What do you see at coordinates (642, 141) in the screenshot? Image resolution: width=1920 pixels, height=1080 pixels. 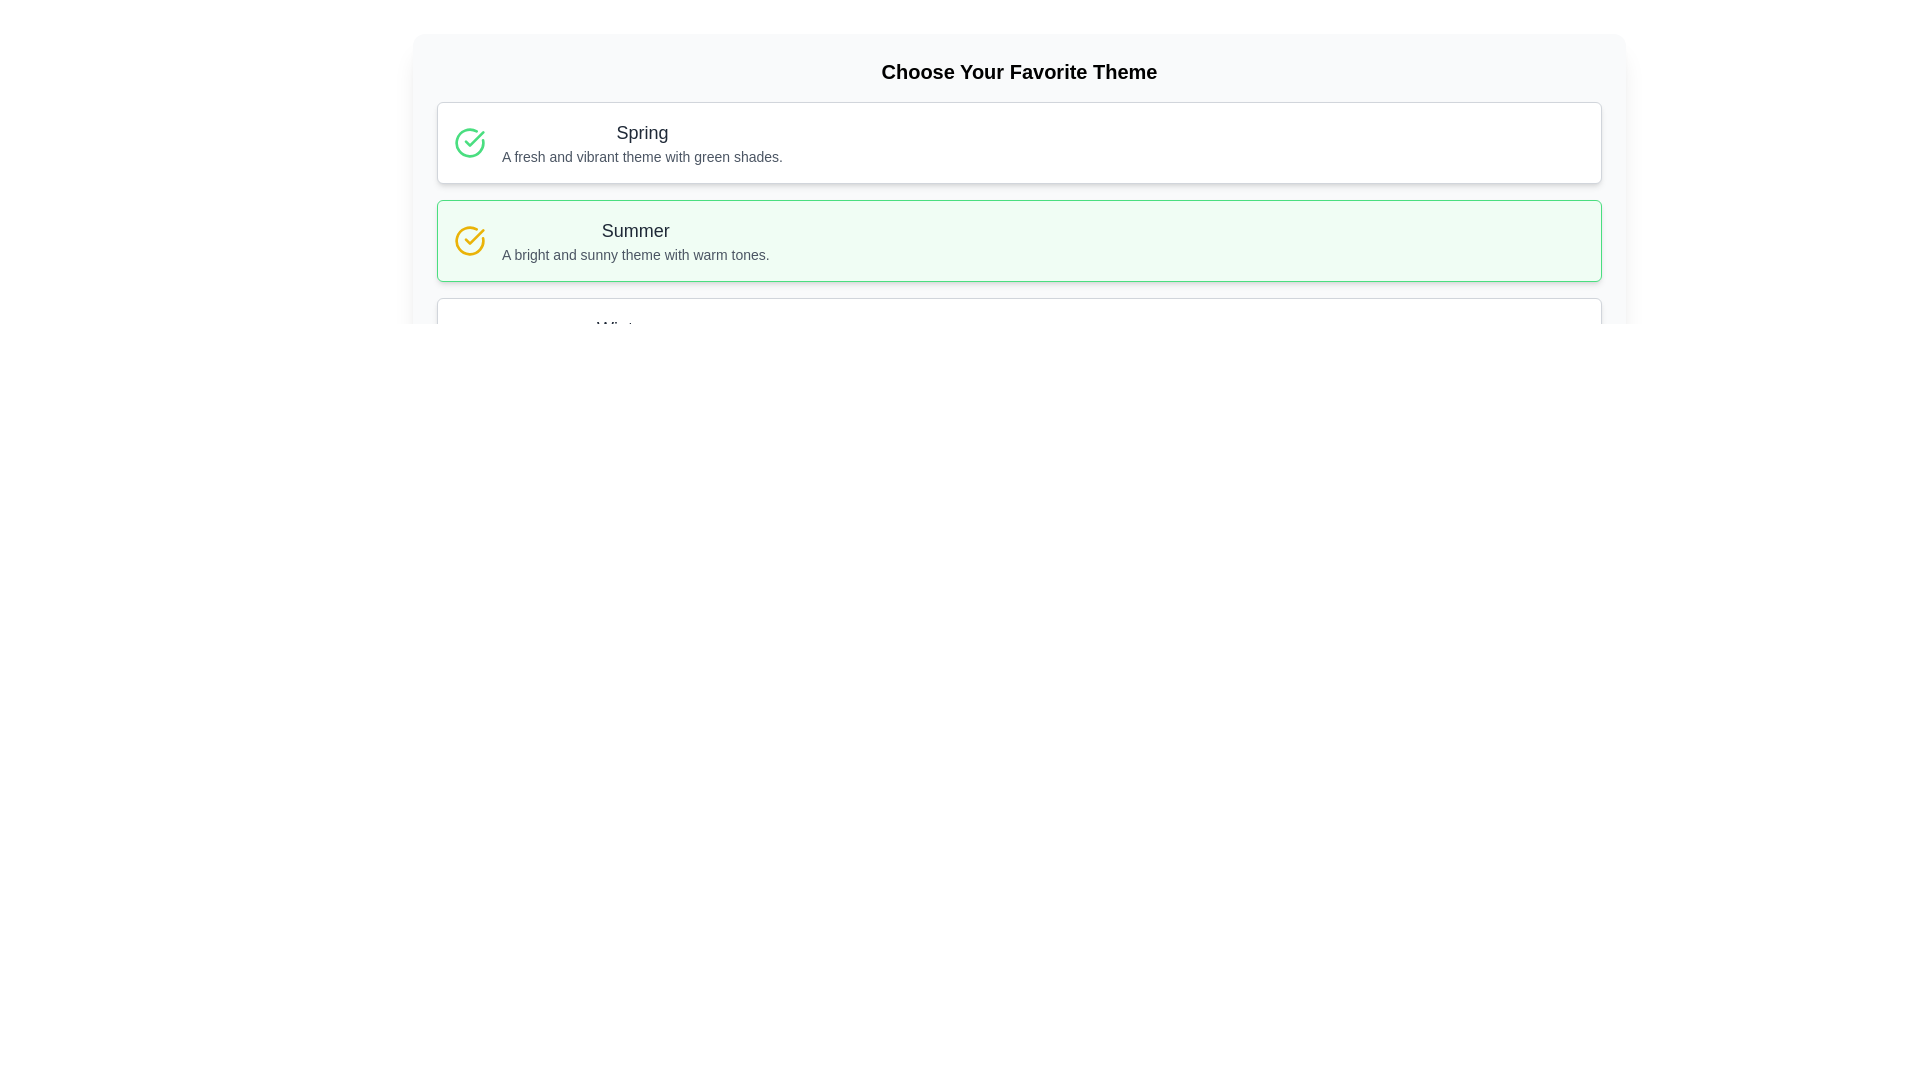 I see `the text content element providing the title and description for the 'Spring' theme, located to the right of the circular icon within the selectable card` at bounding box center [642, 141].